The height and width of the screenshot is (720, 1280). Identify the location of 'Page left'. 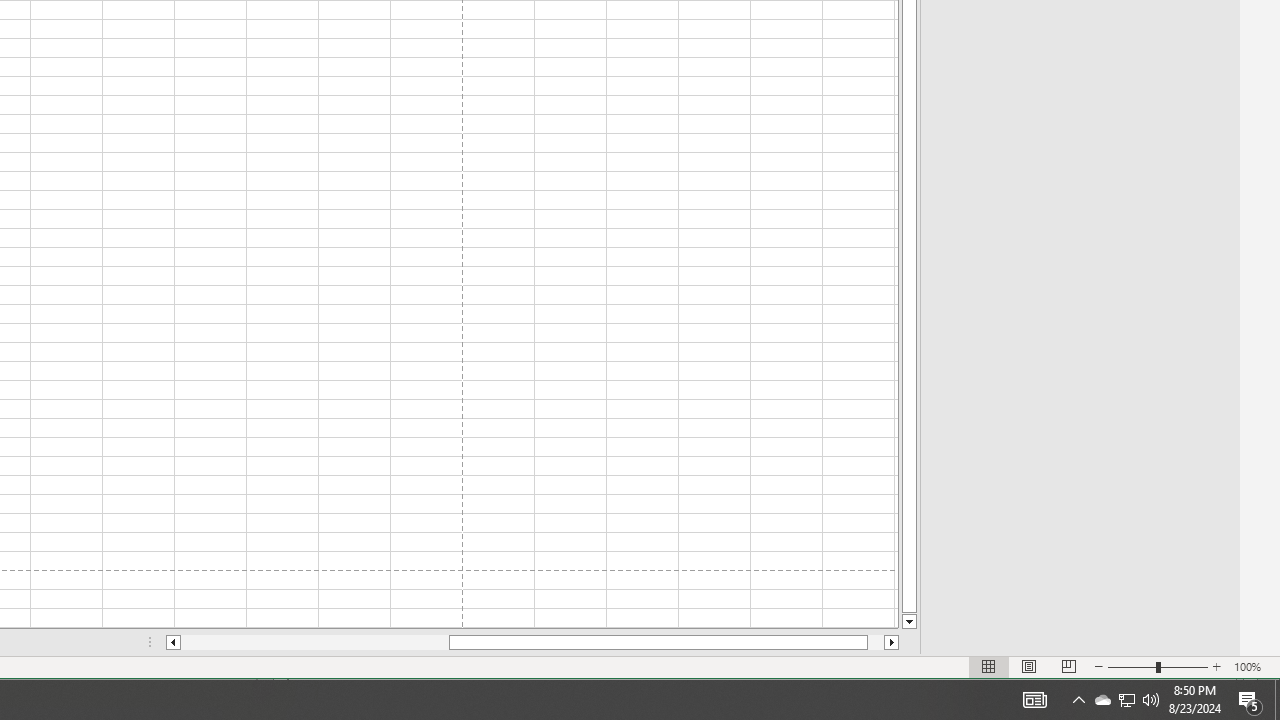
(313, 642).